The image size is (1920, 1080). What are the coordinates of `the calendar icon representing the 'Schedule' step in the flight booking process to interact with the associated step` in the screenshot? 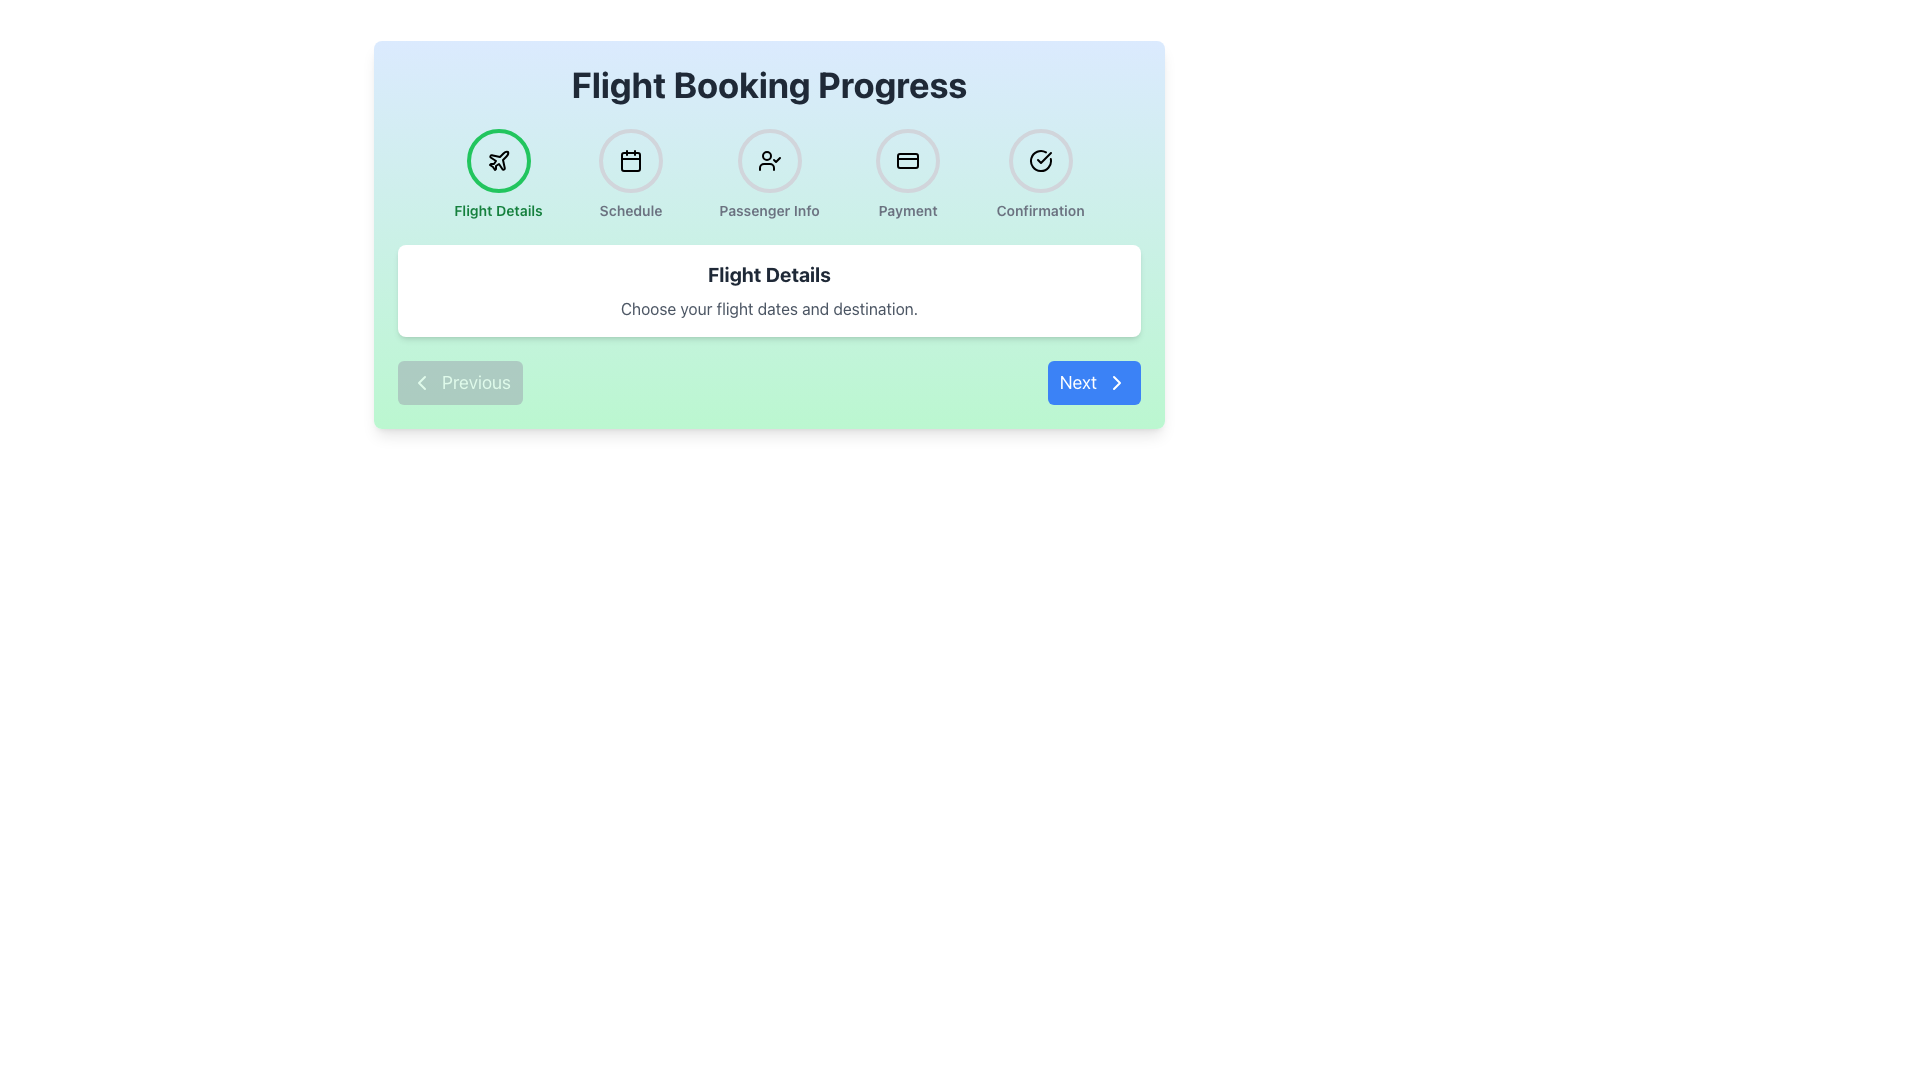 It's located at (630, 161).